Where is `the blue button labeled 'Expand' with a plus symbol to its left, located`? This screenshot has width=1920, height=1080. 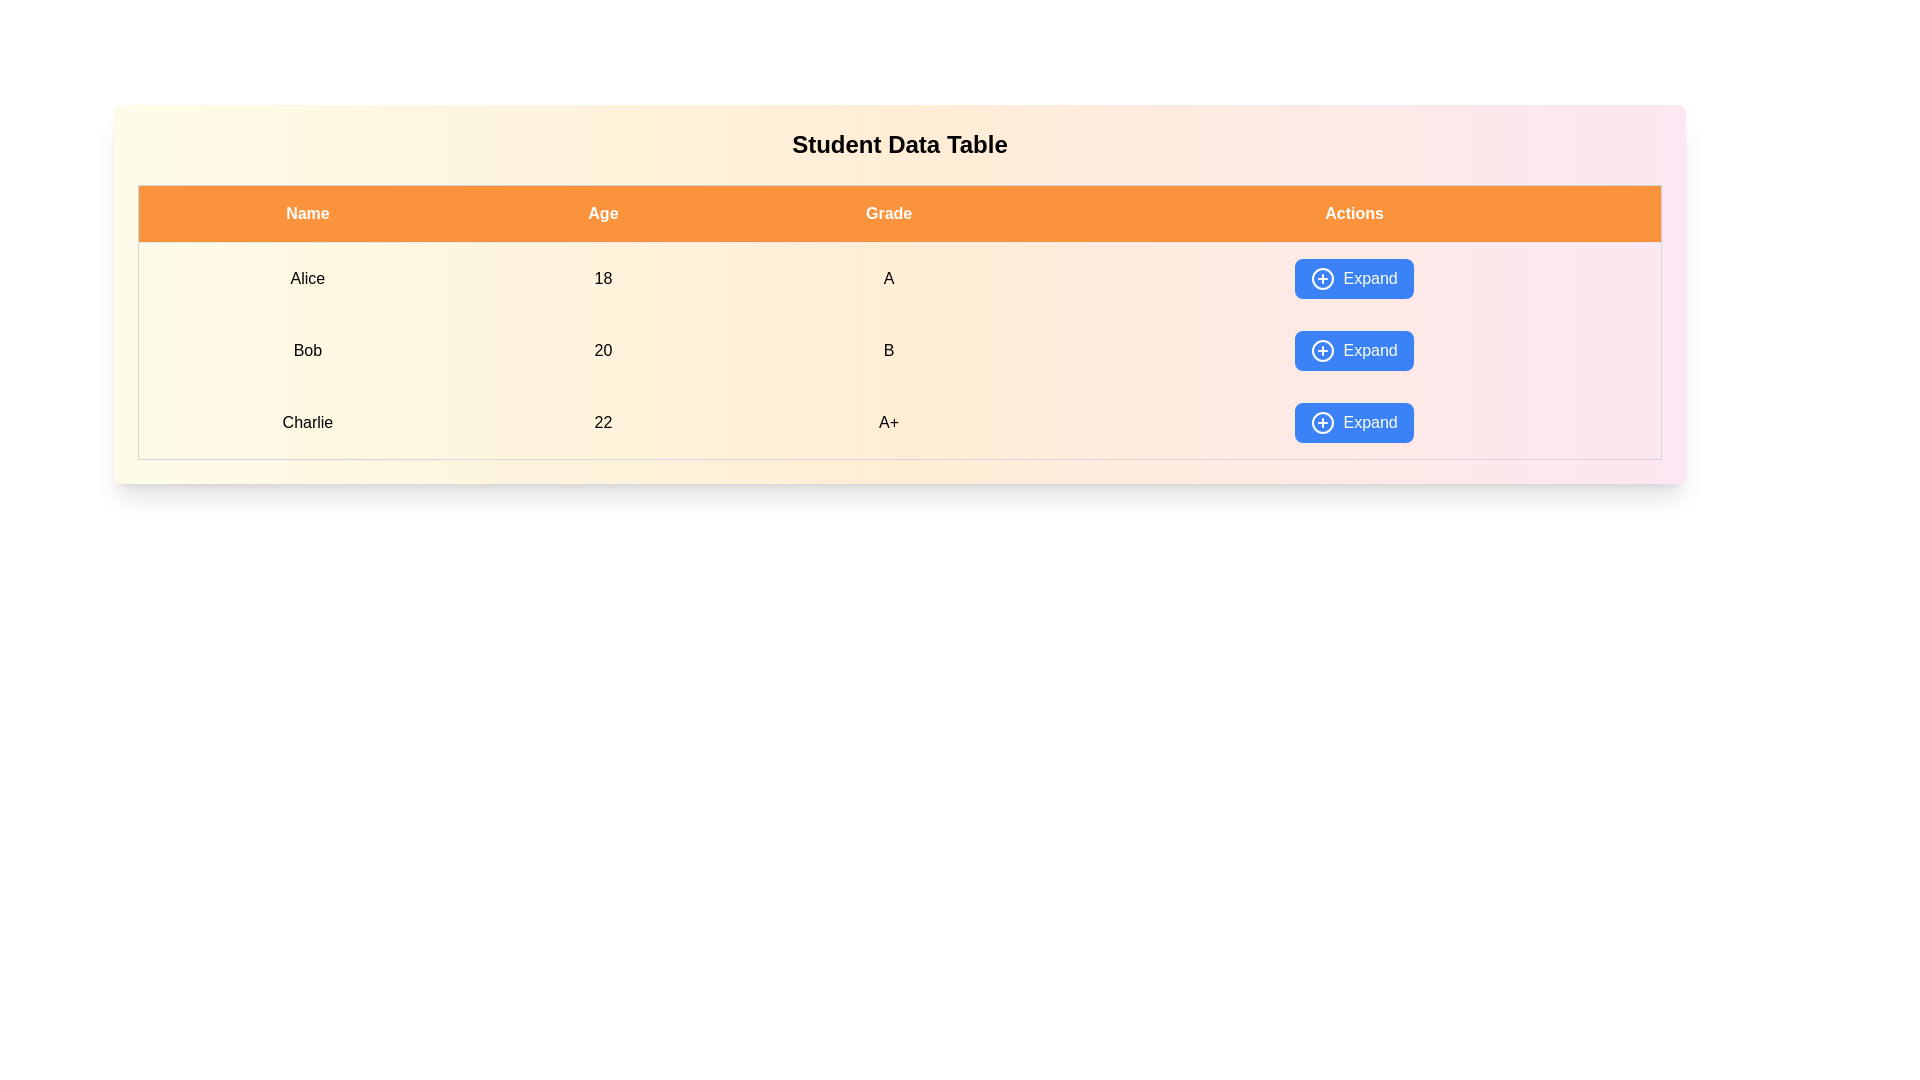
the blue button labeled 'Expand' with a plus symbol to its left, located is located at coordinates (1354, 278).